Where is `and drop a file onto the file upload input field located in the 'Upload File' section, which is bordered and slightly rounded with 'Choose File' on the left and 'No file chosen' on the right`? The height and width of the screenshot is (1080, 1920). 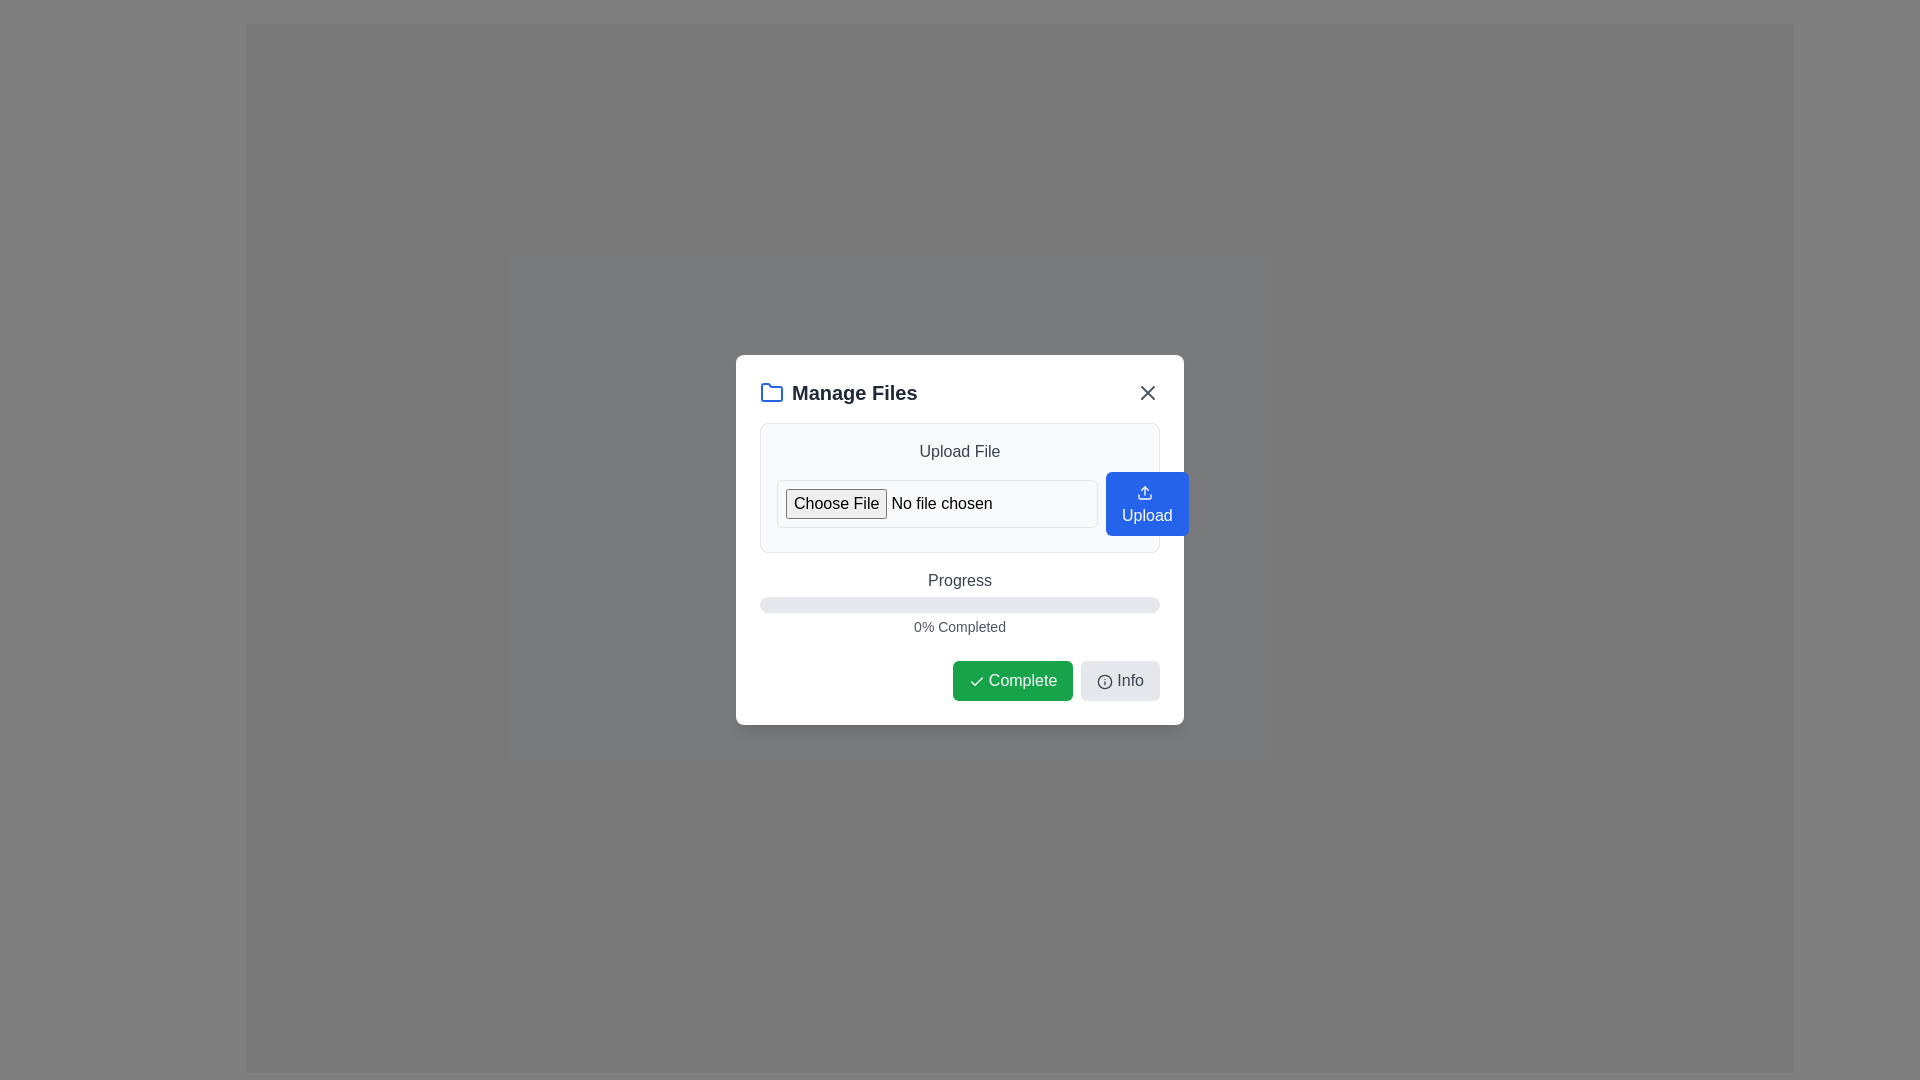 and drop a file onto the file upload input field located in the 'Upload File' section, which is bordered and slightly rounded with 'Choose File' on the left and 'No file chosen' on the right is located at coordinates (936, 503).